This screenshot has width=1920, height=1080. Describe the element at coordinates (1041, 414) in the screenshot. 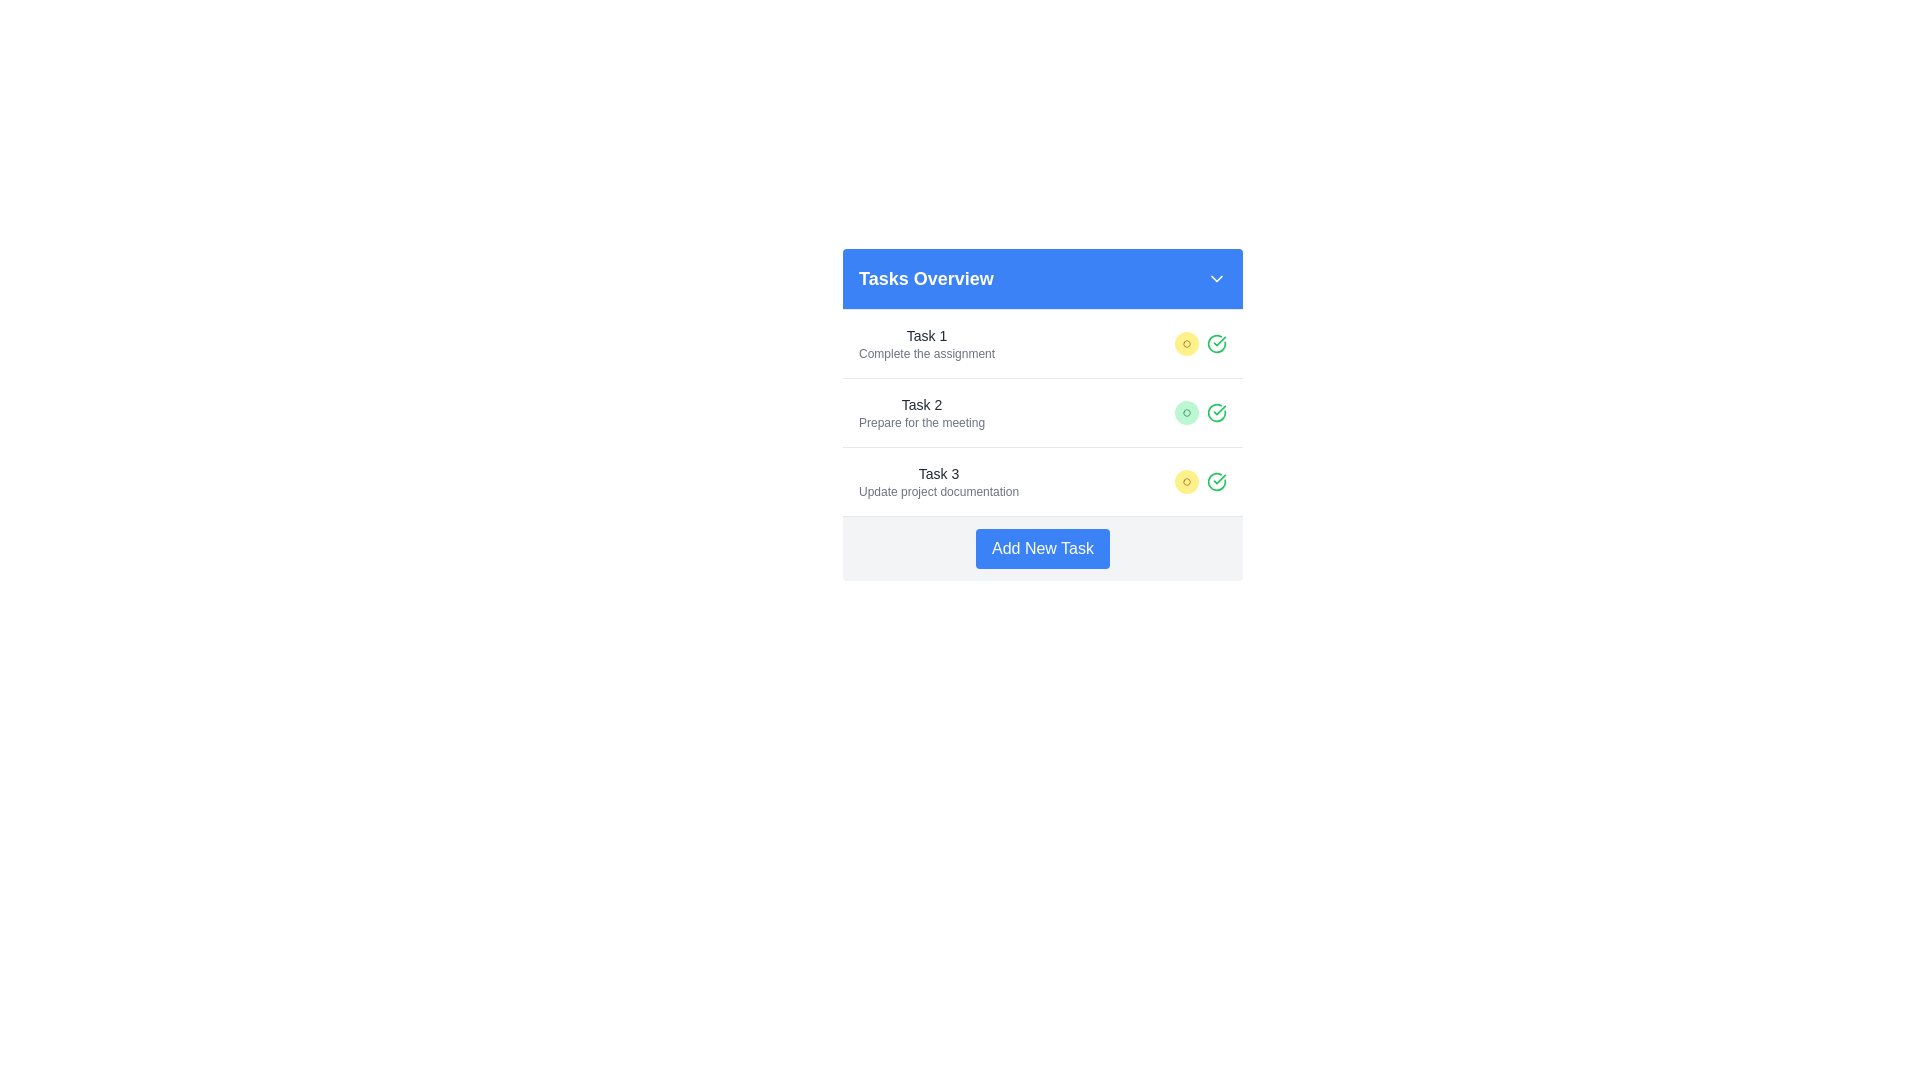

I see `the 'Task 2' entry labeled 'Prepare for the meeting'` at that location.